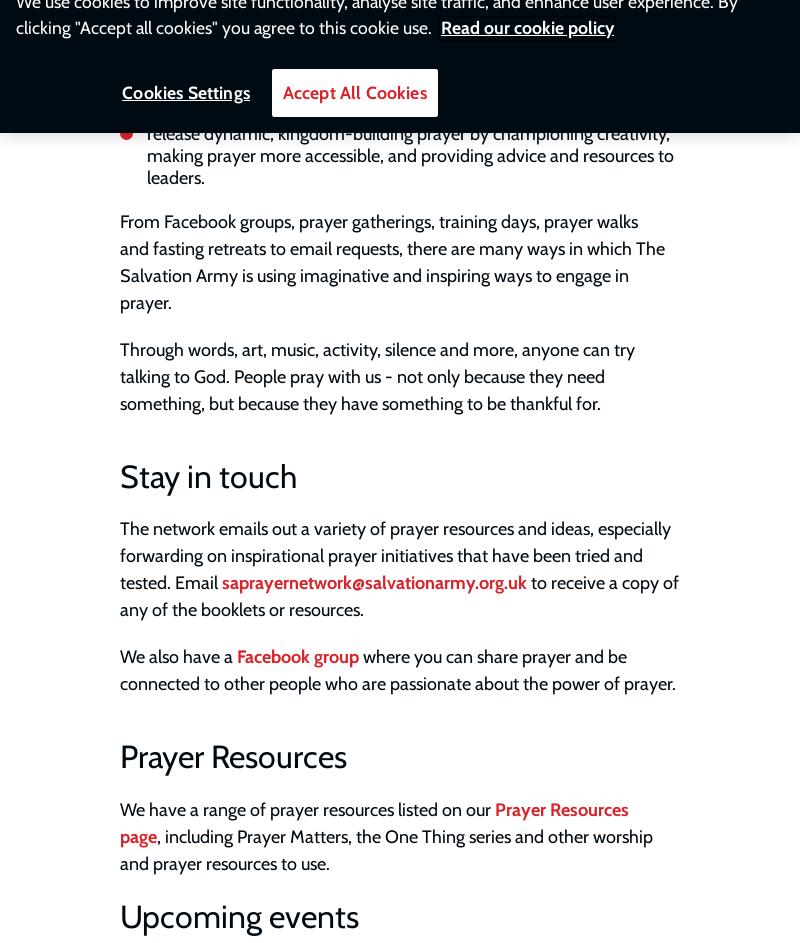 Image resolution: width=800 pixels, height=943 pixels. Describe the element at coordinates (306, 807) in the screenshot. I see `'We have a range of prayer resources listed on our'` at that location.